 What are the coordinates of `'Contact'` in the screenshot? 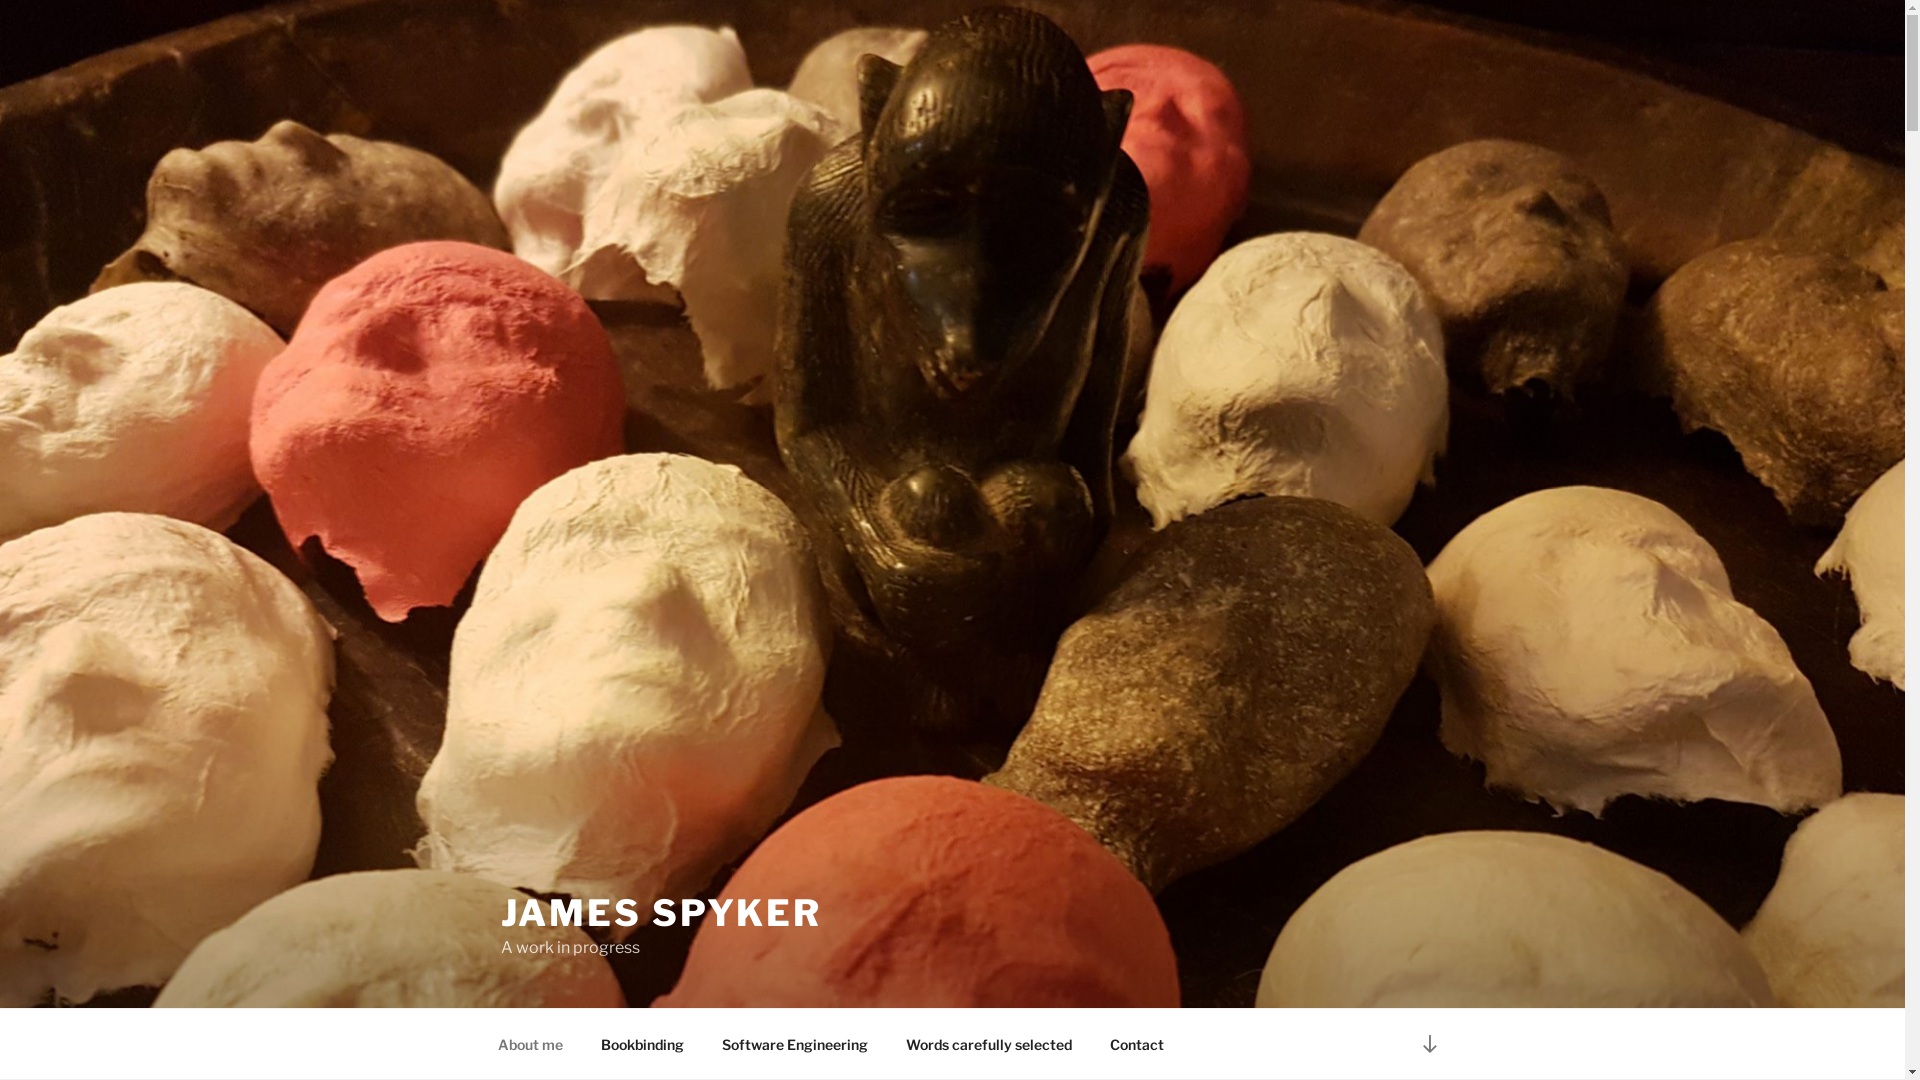 It's located at (1090, 1043).